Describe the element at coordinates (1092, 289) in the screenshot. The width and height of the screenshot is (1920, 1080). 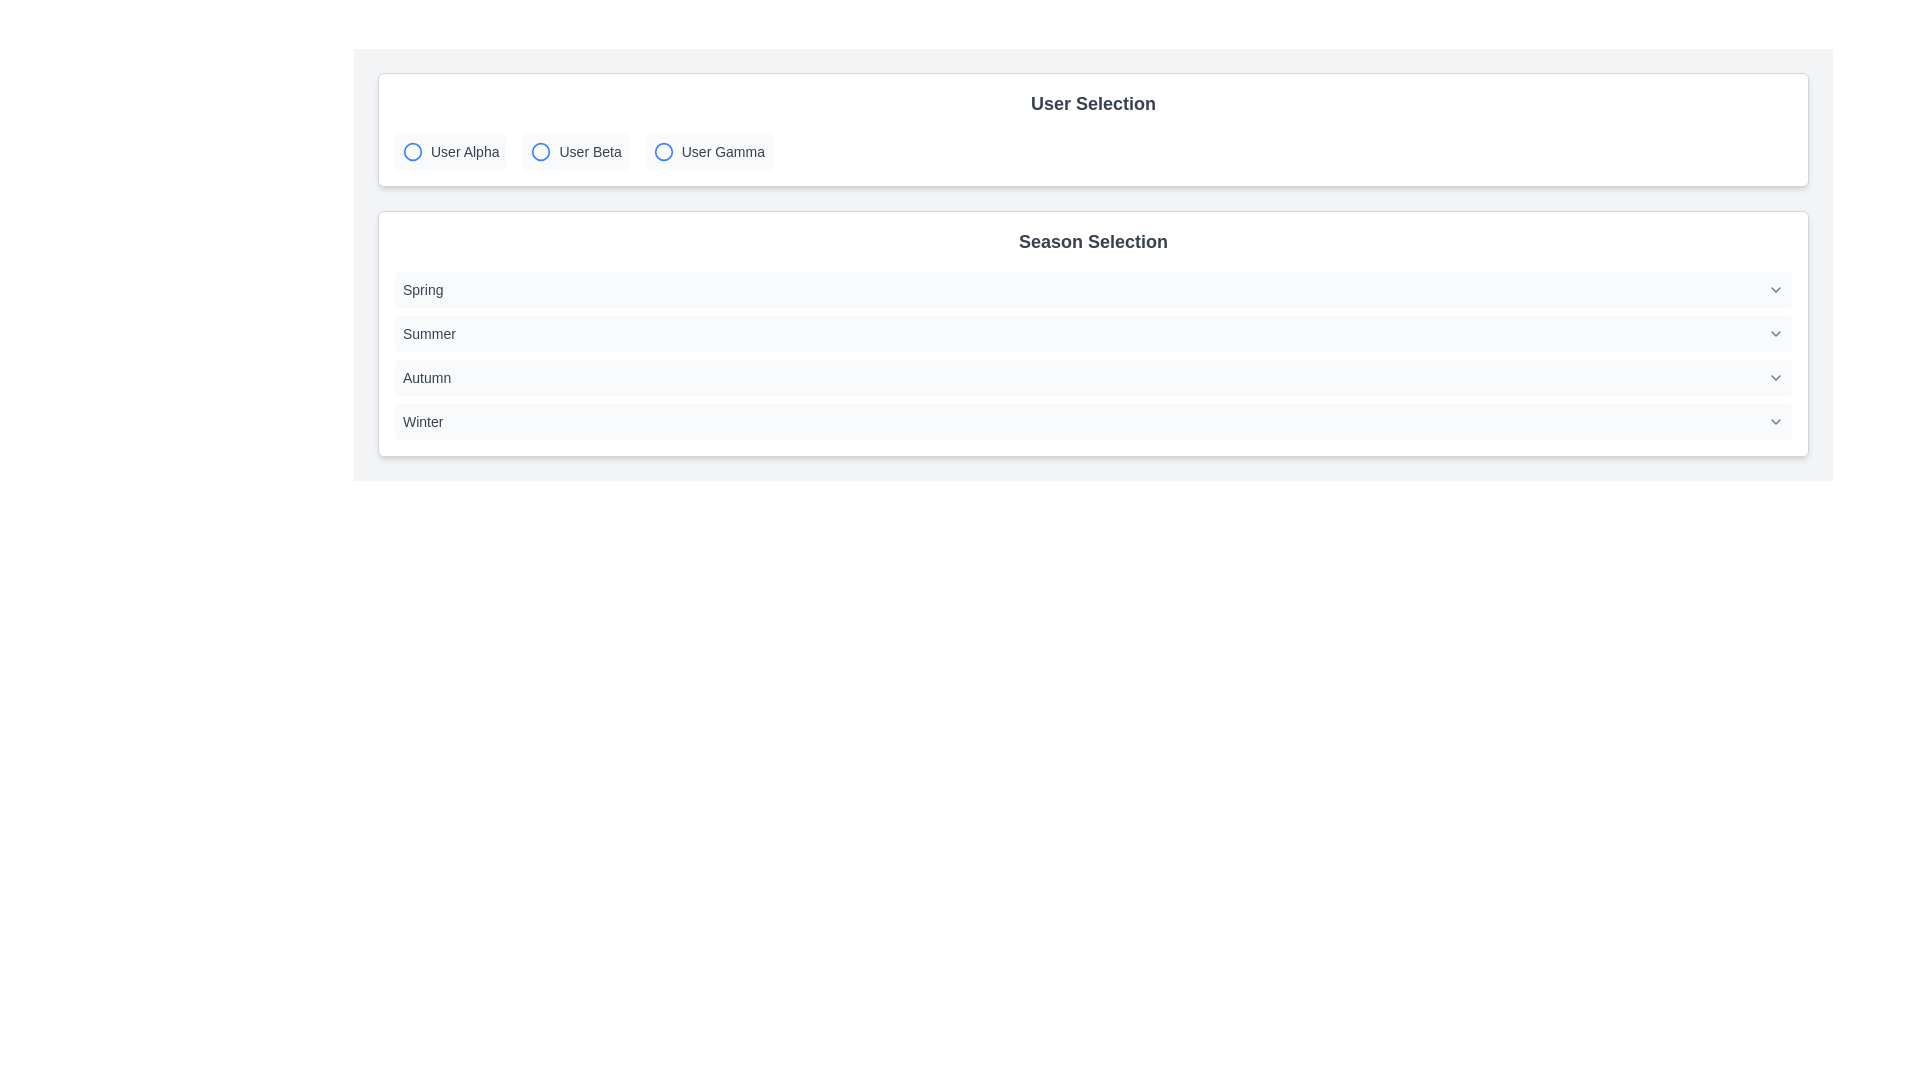
I see `the first dropdown selector item labeled 'Spring' in the 'Season Selection' category` at that location.